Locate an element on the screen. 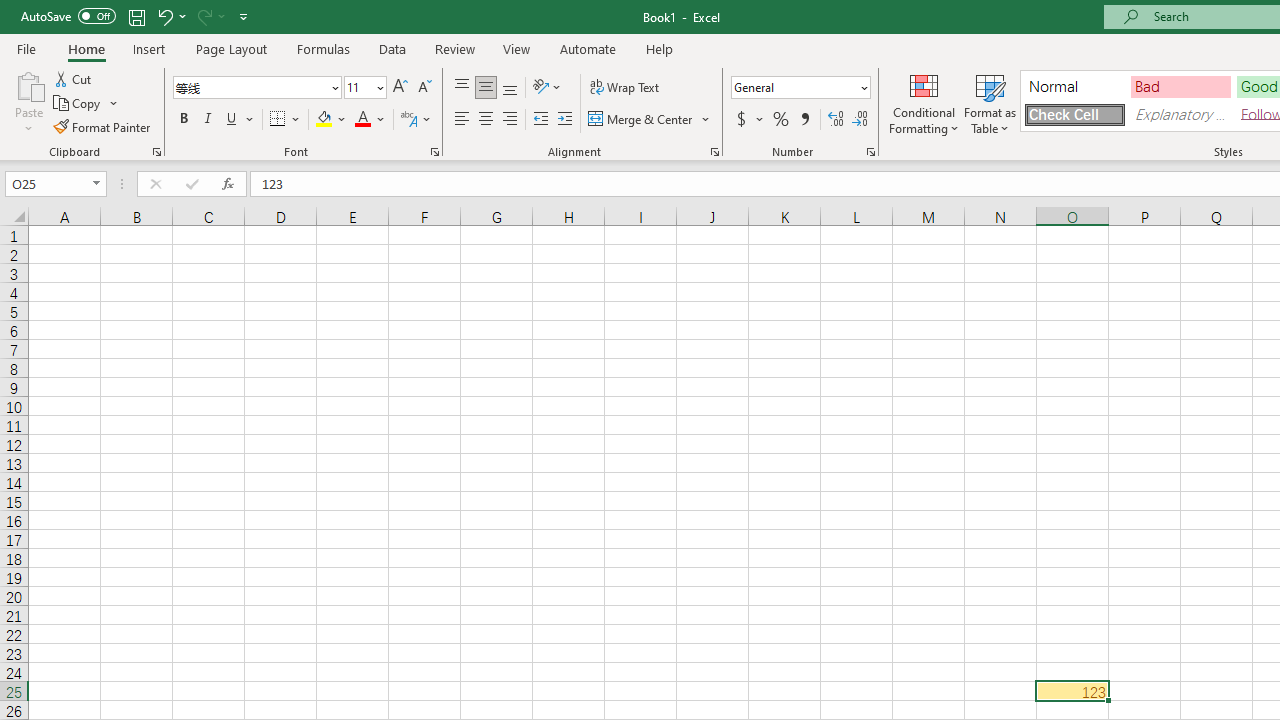 The height and width of the screenshot is (720, 1280). 'Format Cell Font' is located at coordinates (434, 150).